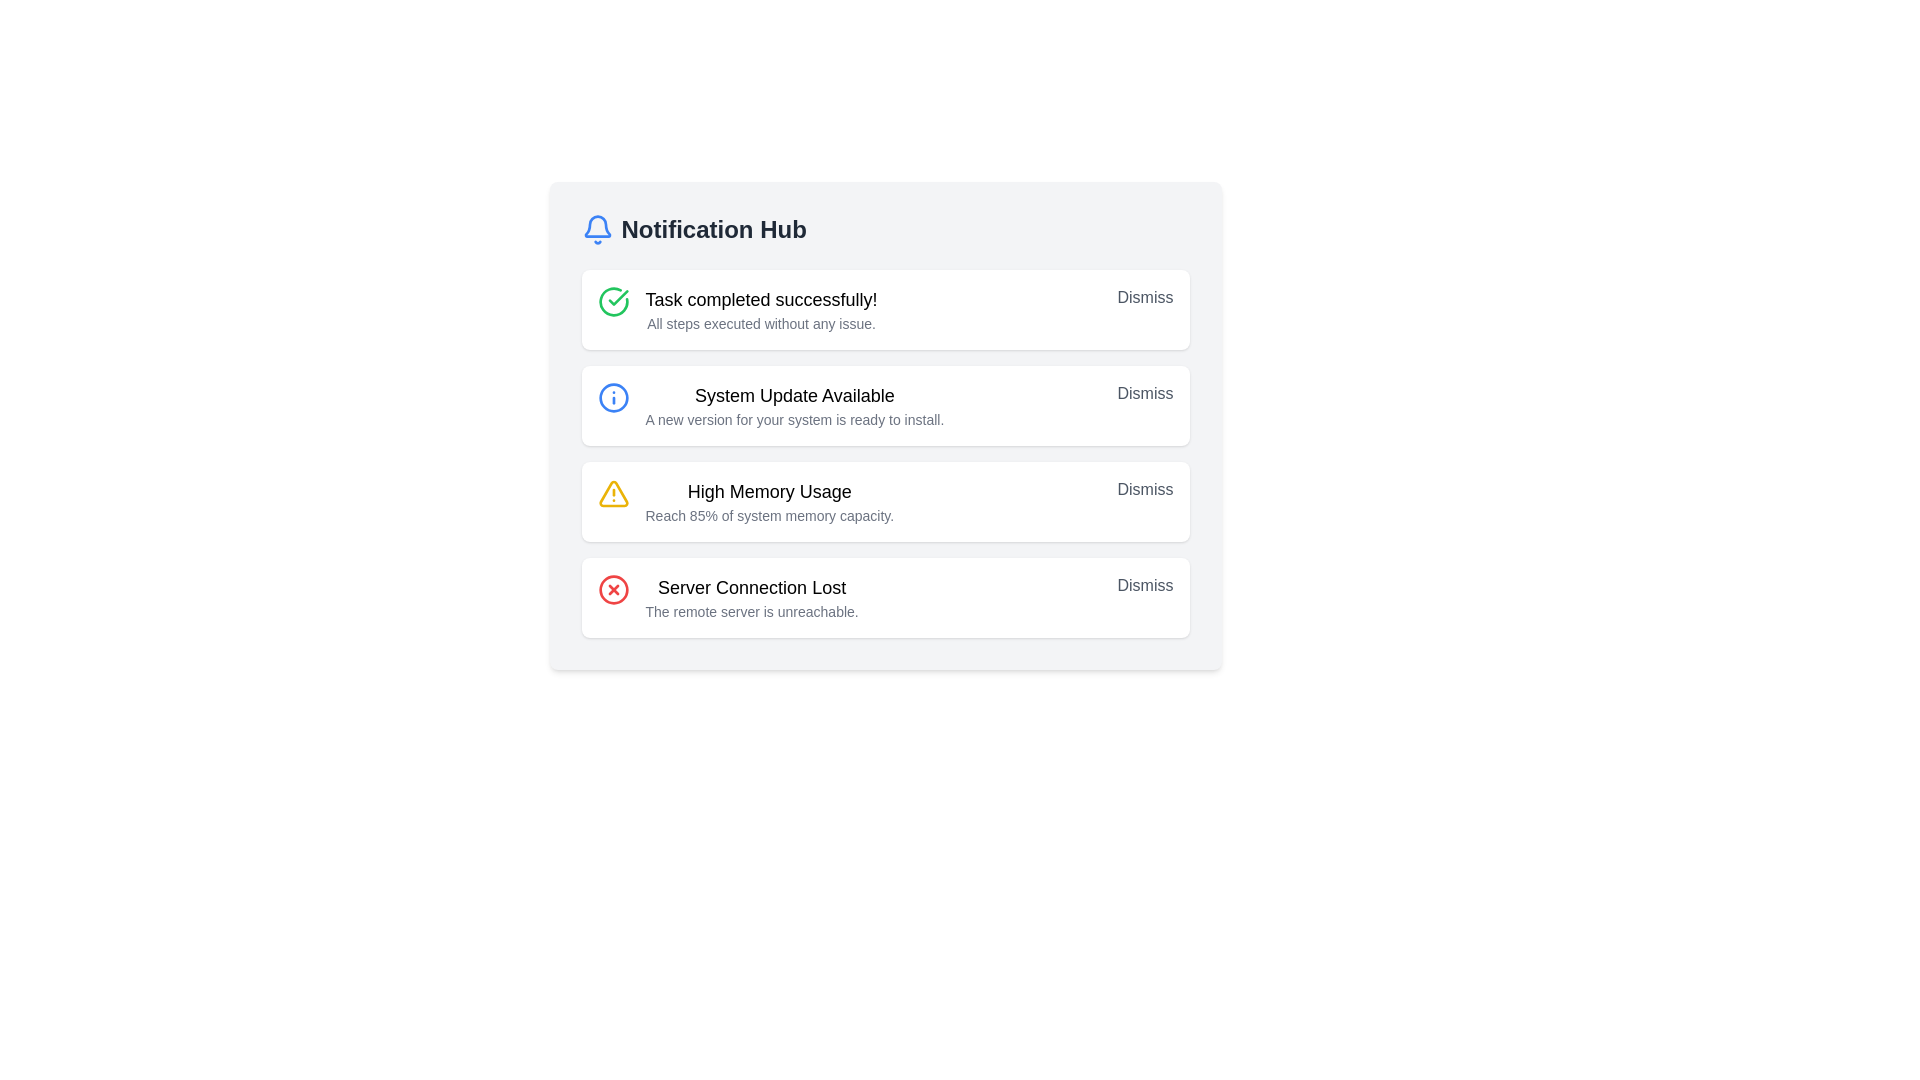 This screenshot has height=1080, width=1920. I want to click on the informational icon indicator located at the top-left corner of the 'System Update Available' notification panel, so click(612, 397).